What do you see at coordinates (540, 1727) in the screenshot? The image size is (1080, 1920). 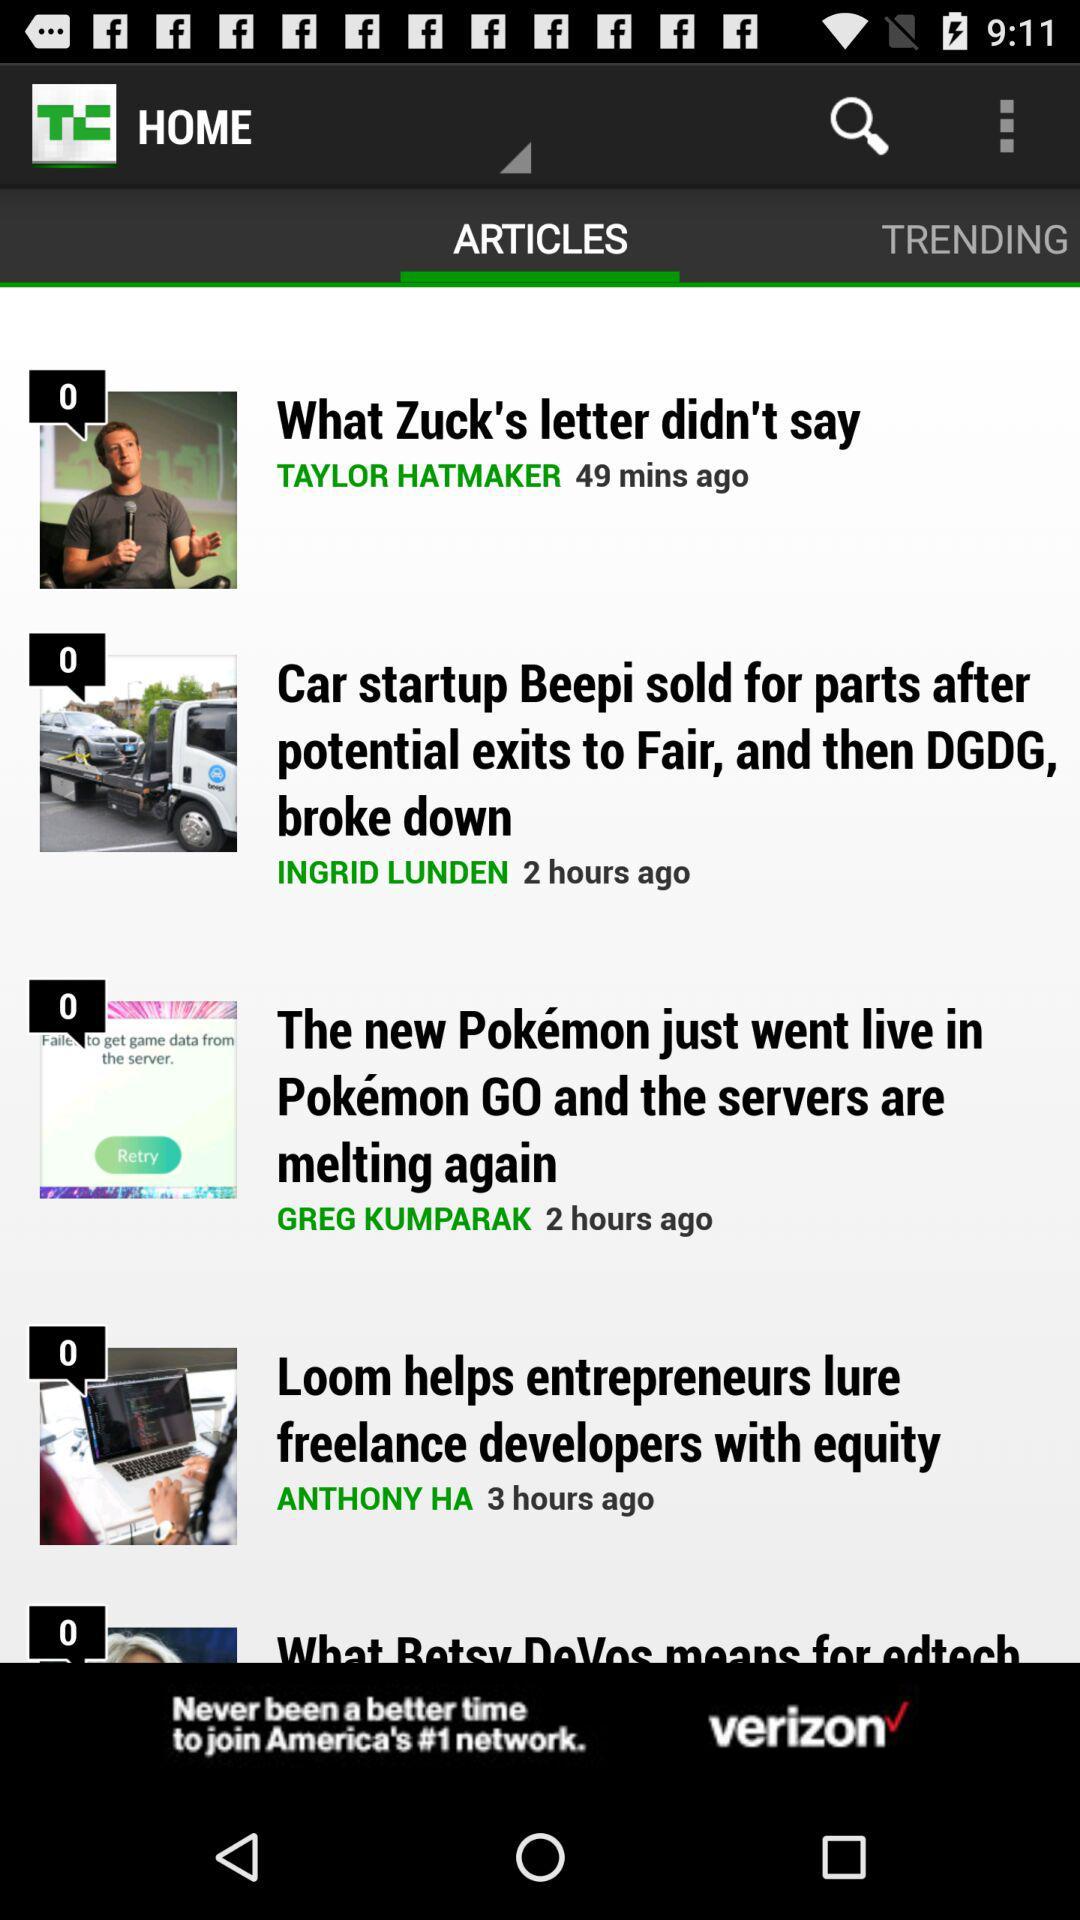 I see `of the option` at bounding box center [540, 1727].